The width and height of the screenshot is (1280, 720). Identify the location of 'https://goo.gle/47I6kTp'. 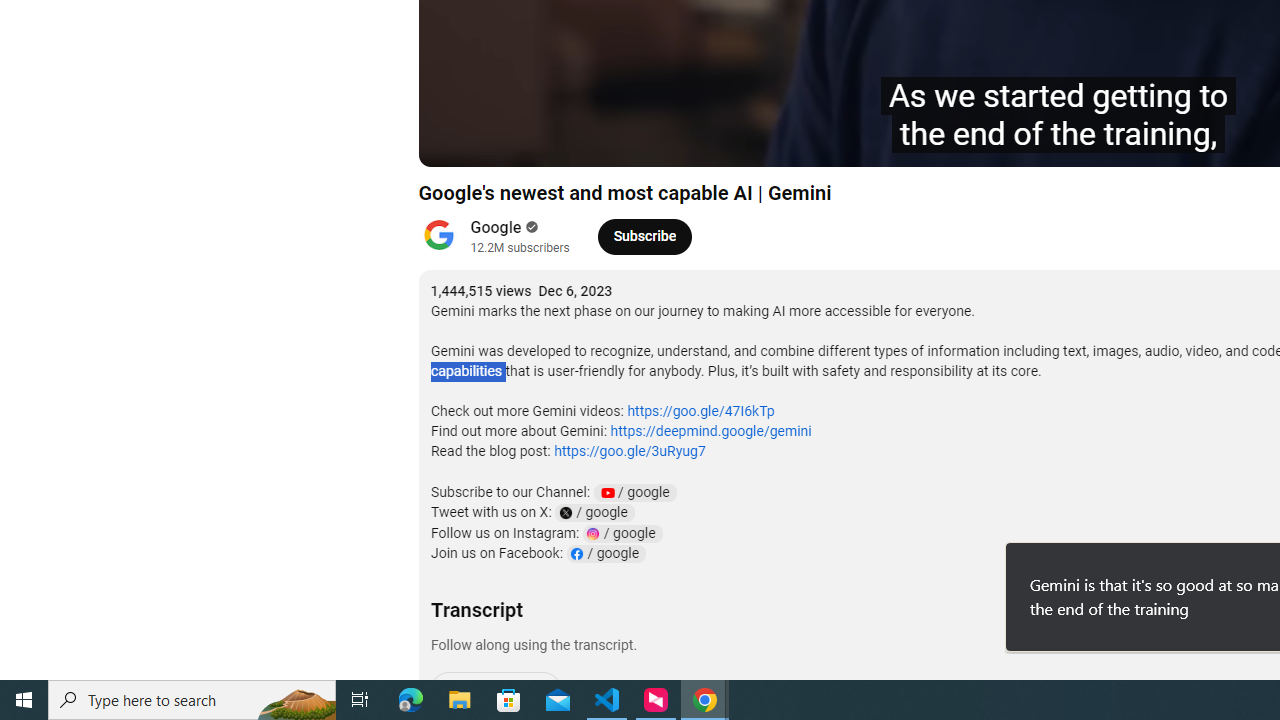
(700, 410).